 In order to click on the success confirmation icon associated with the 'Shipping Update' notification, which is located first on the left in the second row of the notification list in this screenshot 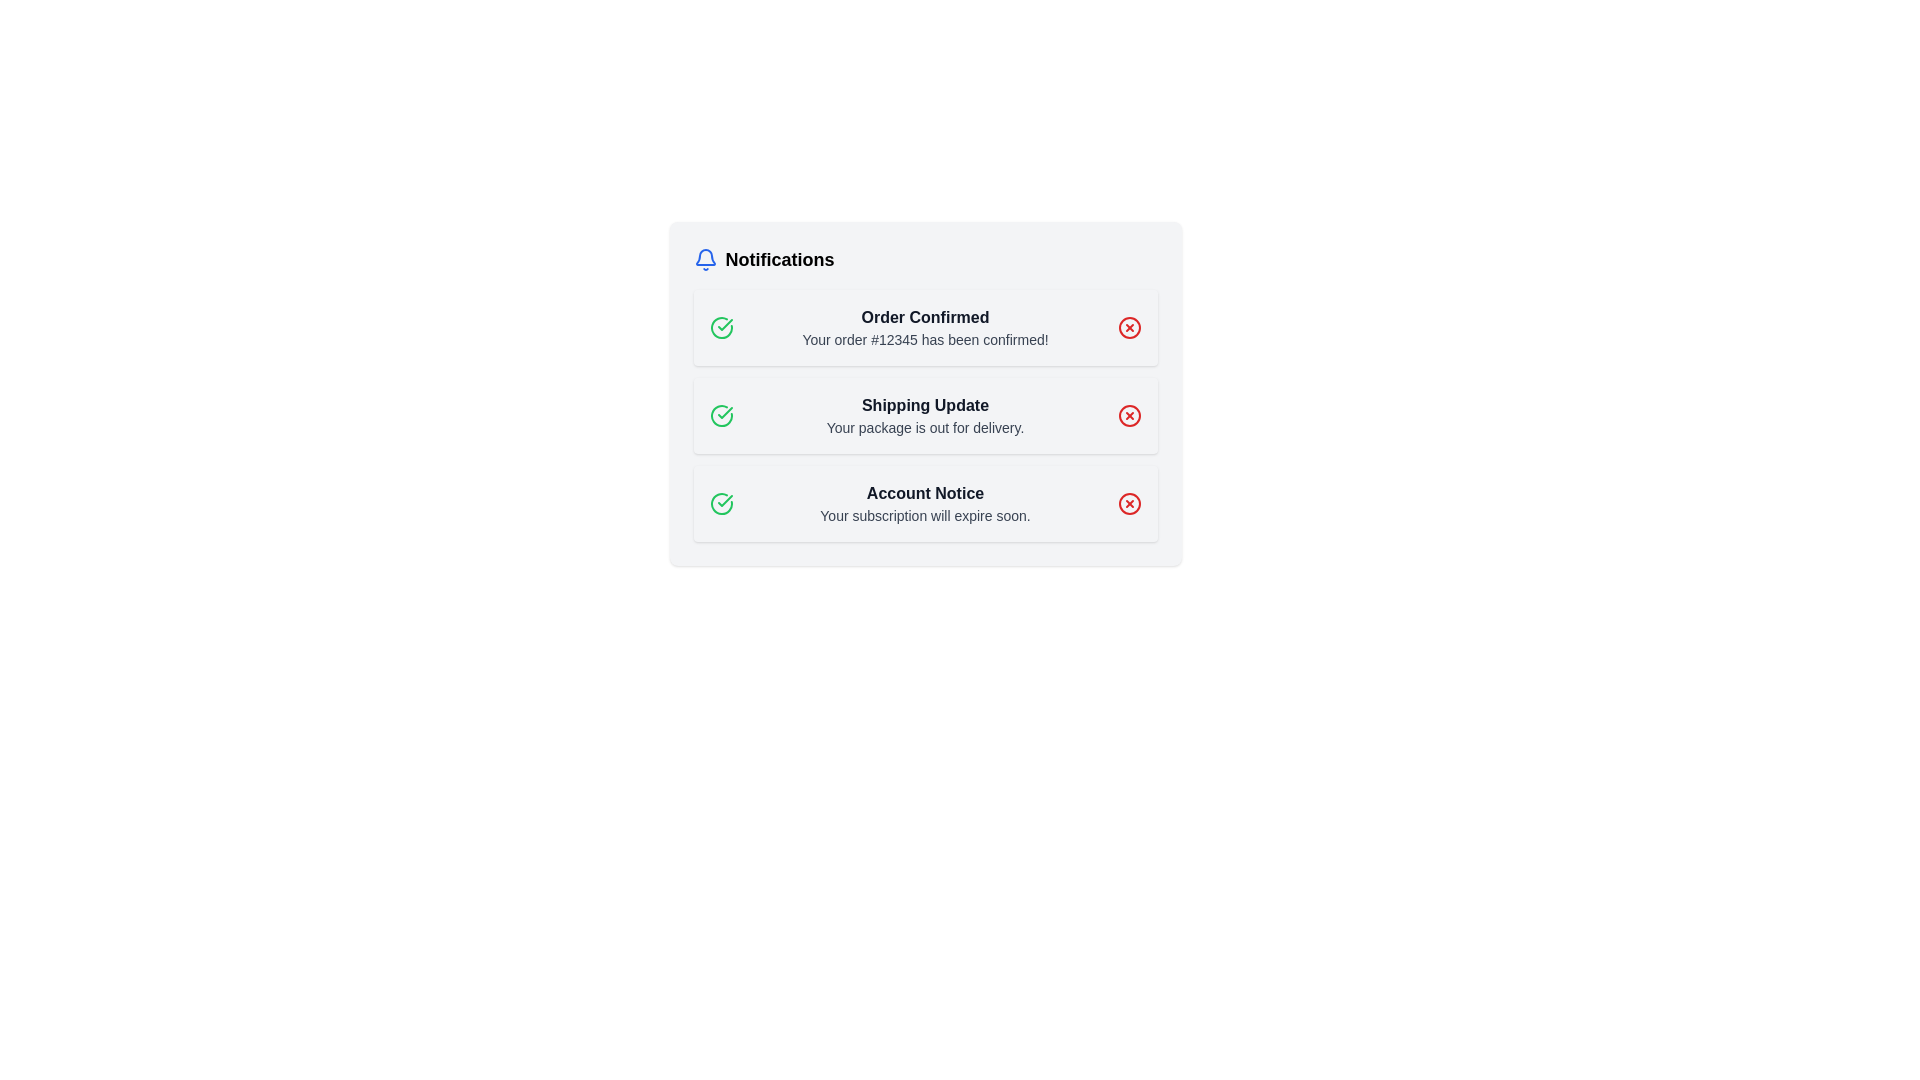, I will do `click(720, 415)`.